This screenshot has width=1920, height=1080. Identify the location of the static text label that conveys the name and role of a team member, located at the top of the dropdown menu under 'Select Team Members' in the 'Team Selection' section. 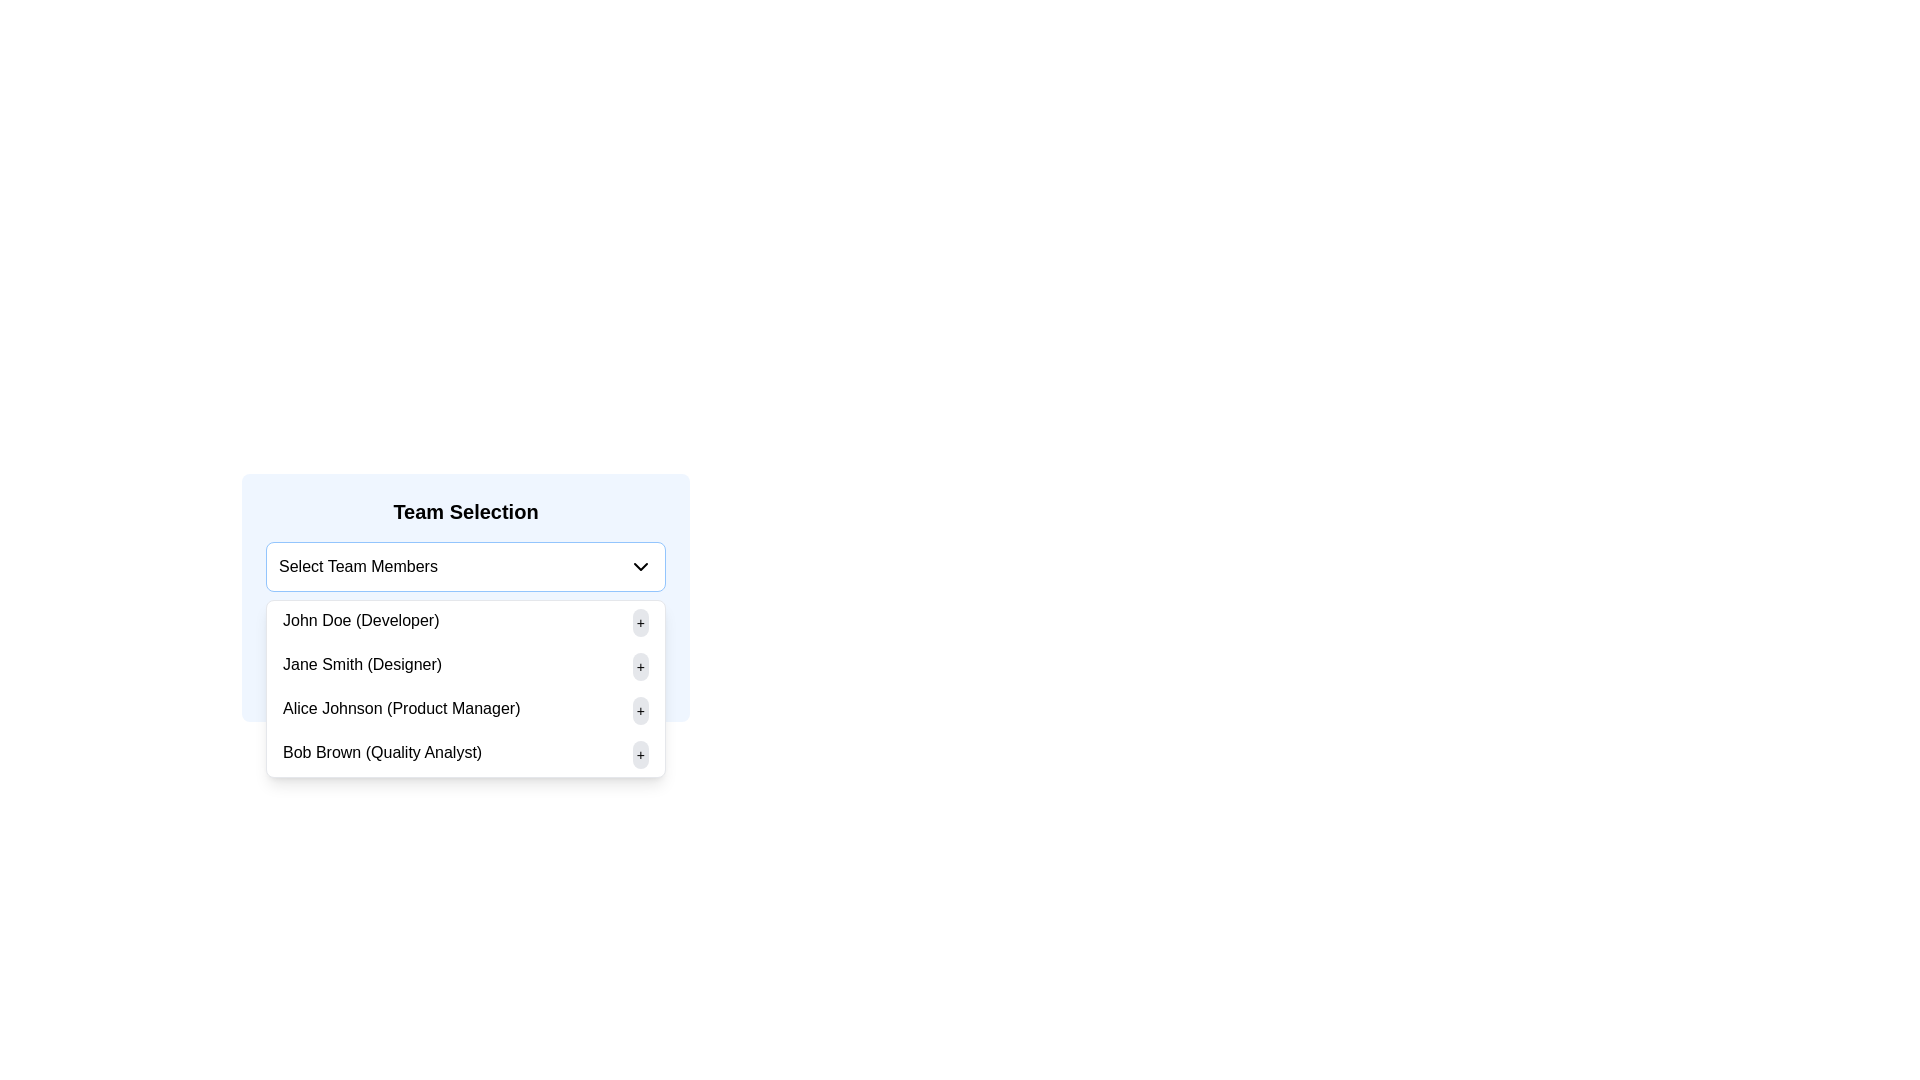
(361, 622).